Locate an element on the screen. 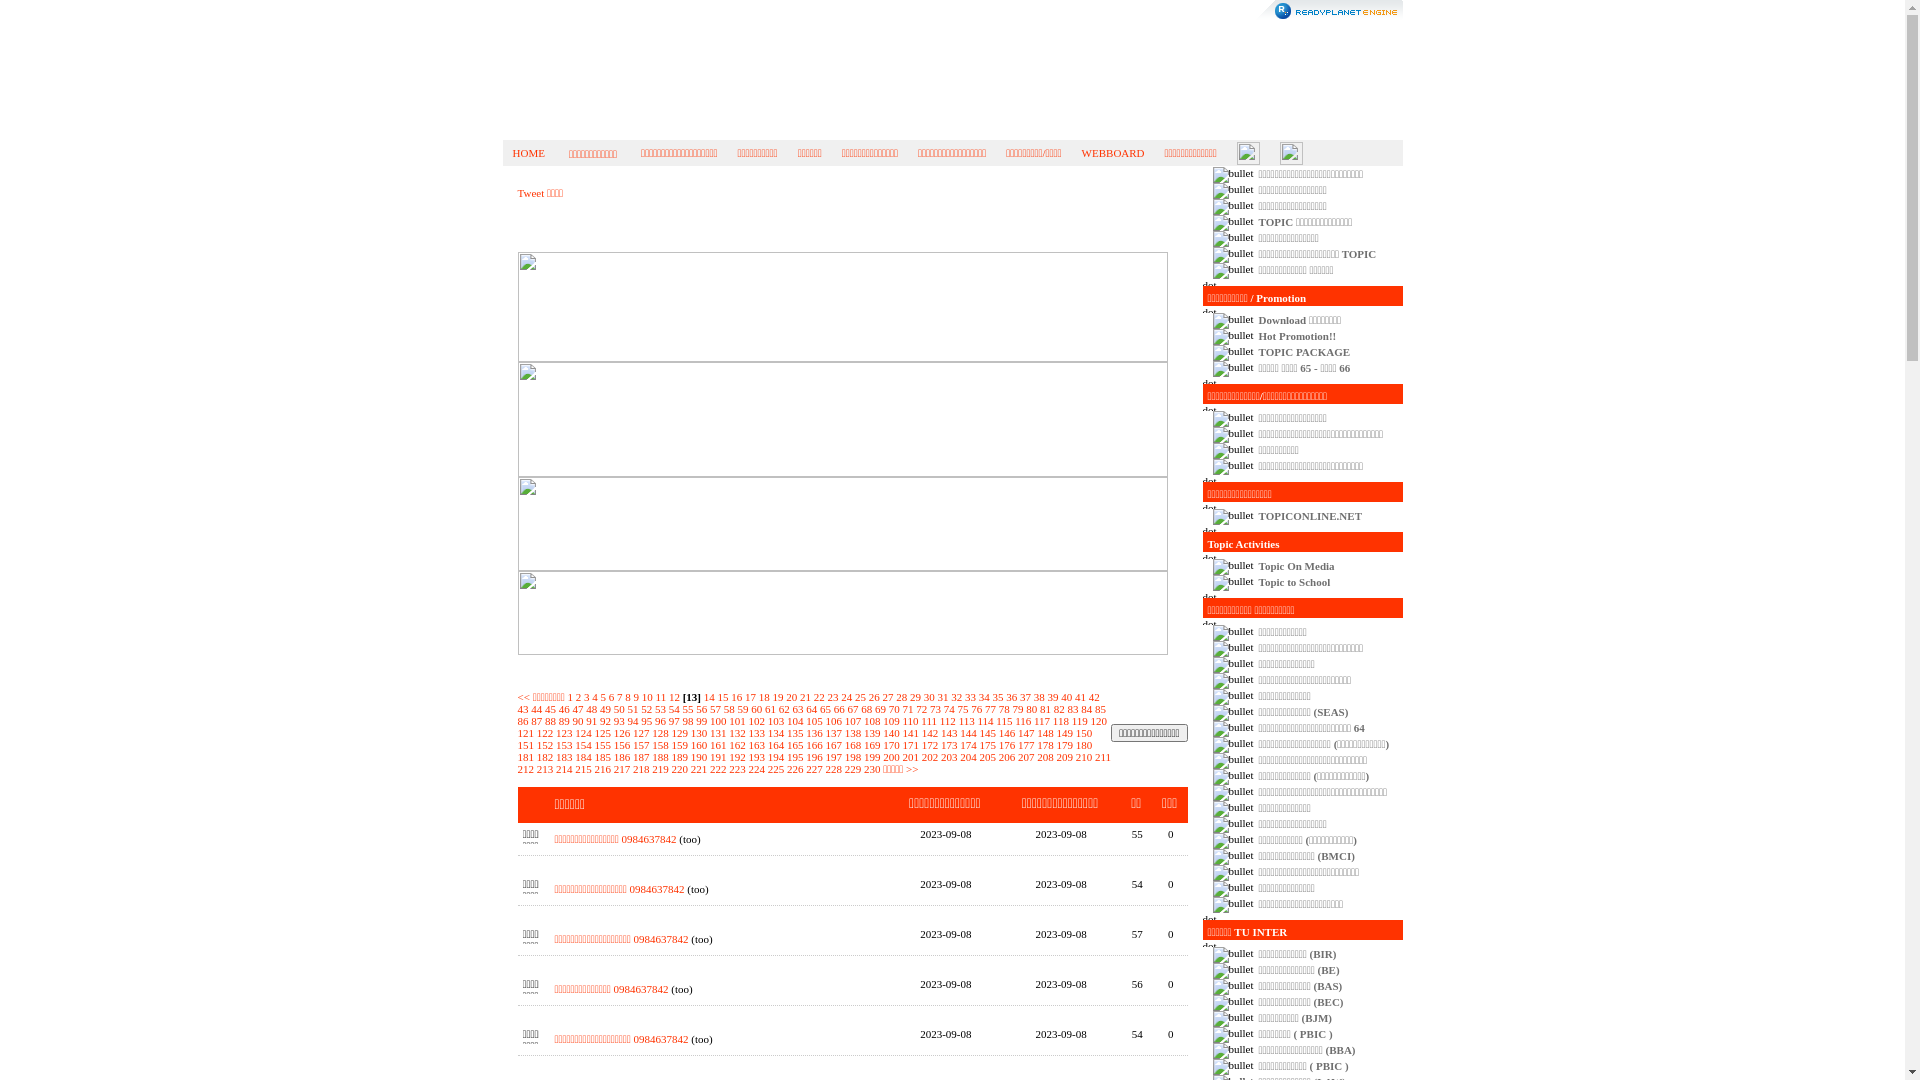 The height and width of the screenshot is (1080, 1920). '137' is located at coordinates (834, 732).